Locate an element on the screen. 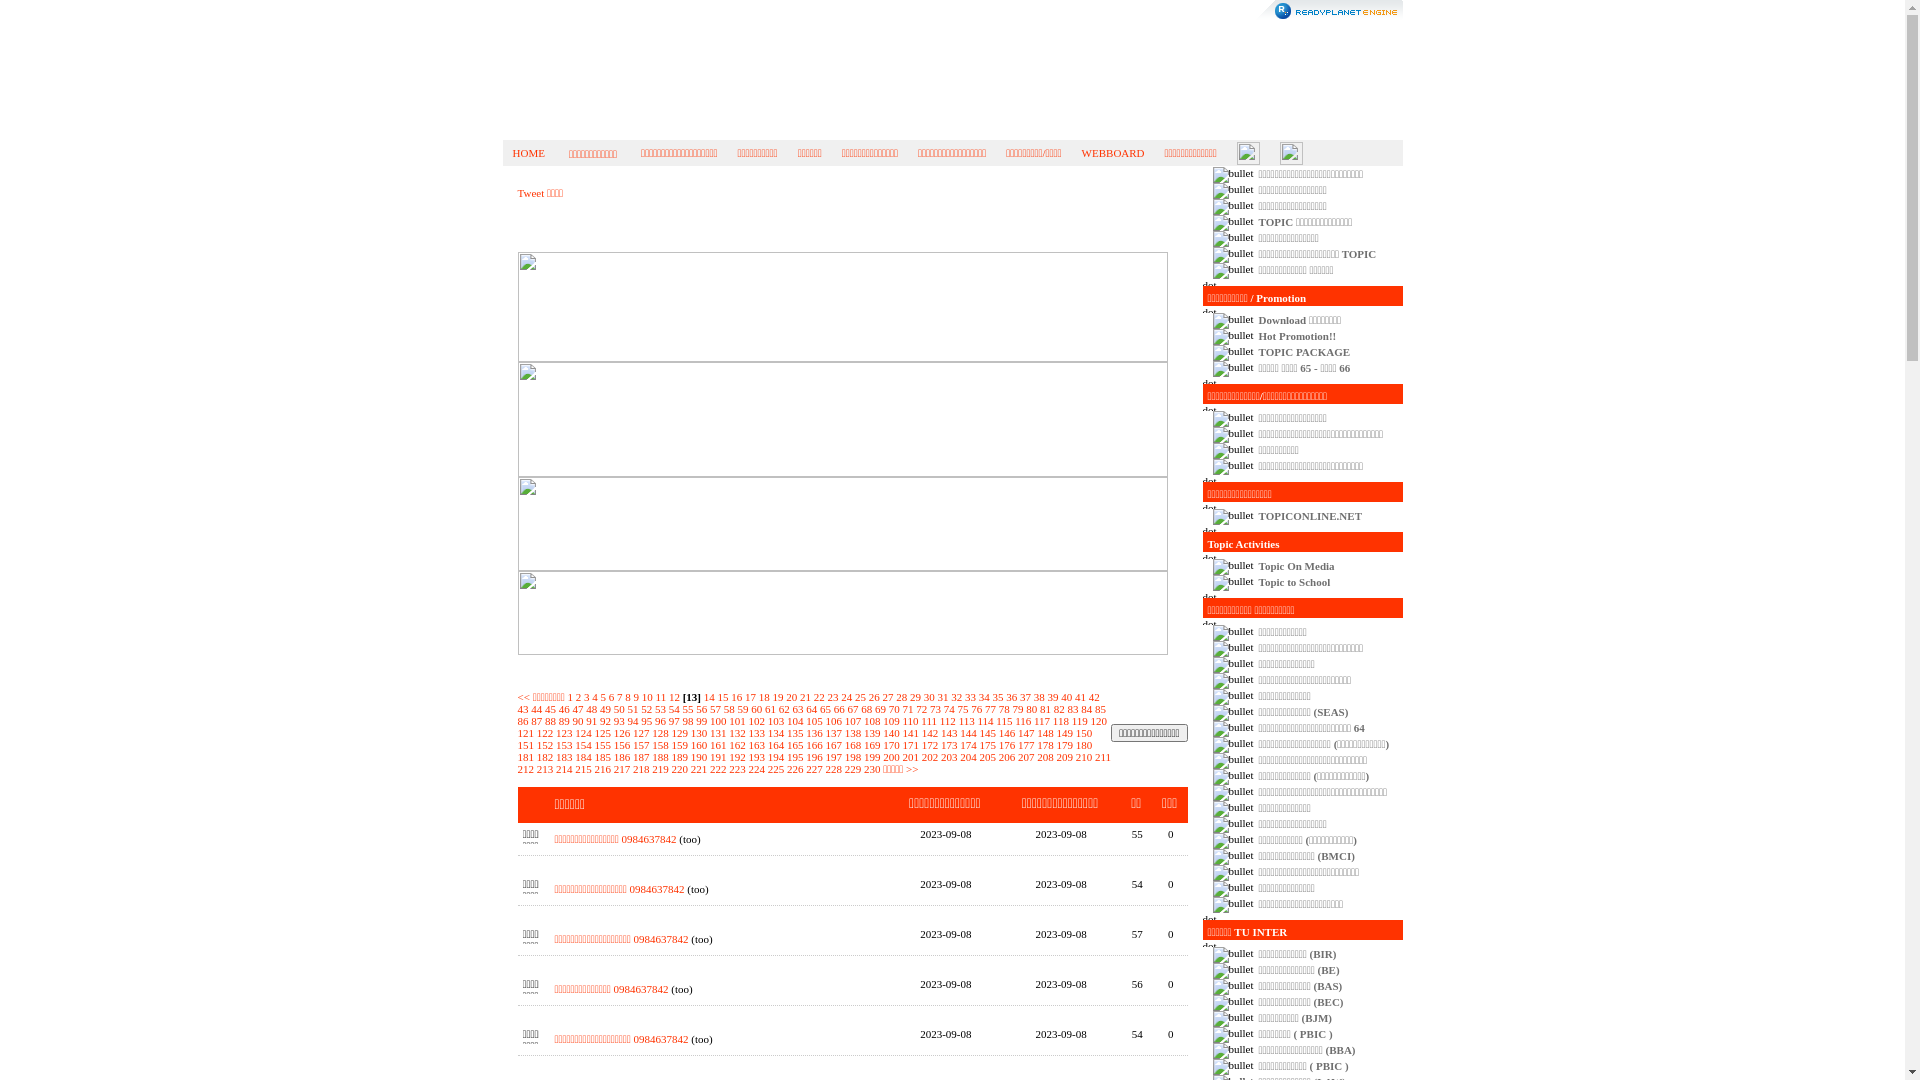 The height and width of the screenshot is (1080, 1920). '137' is located at coordinates (834, 732).